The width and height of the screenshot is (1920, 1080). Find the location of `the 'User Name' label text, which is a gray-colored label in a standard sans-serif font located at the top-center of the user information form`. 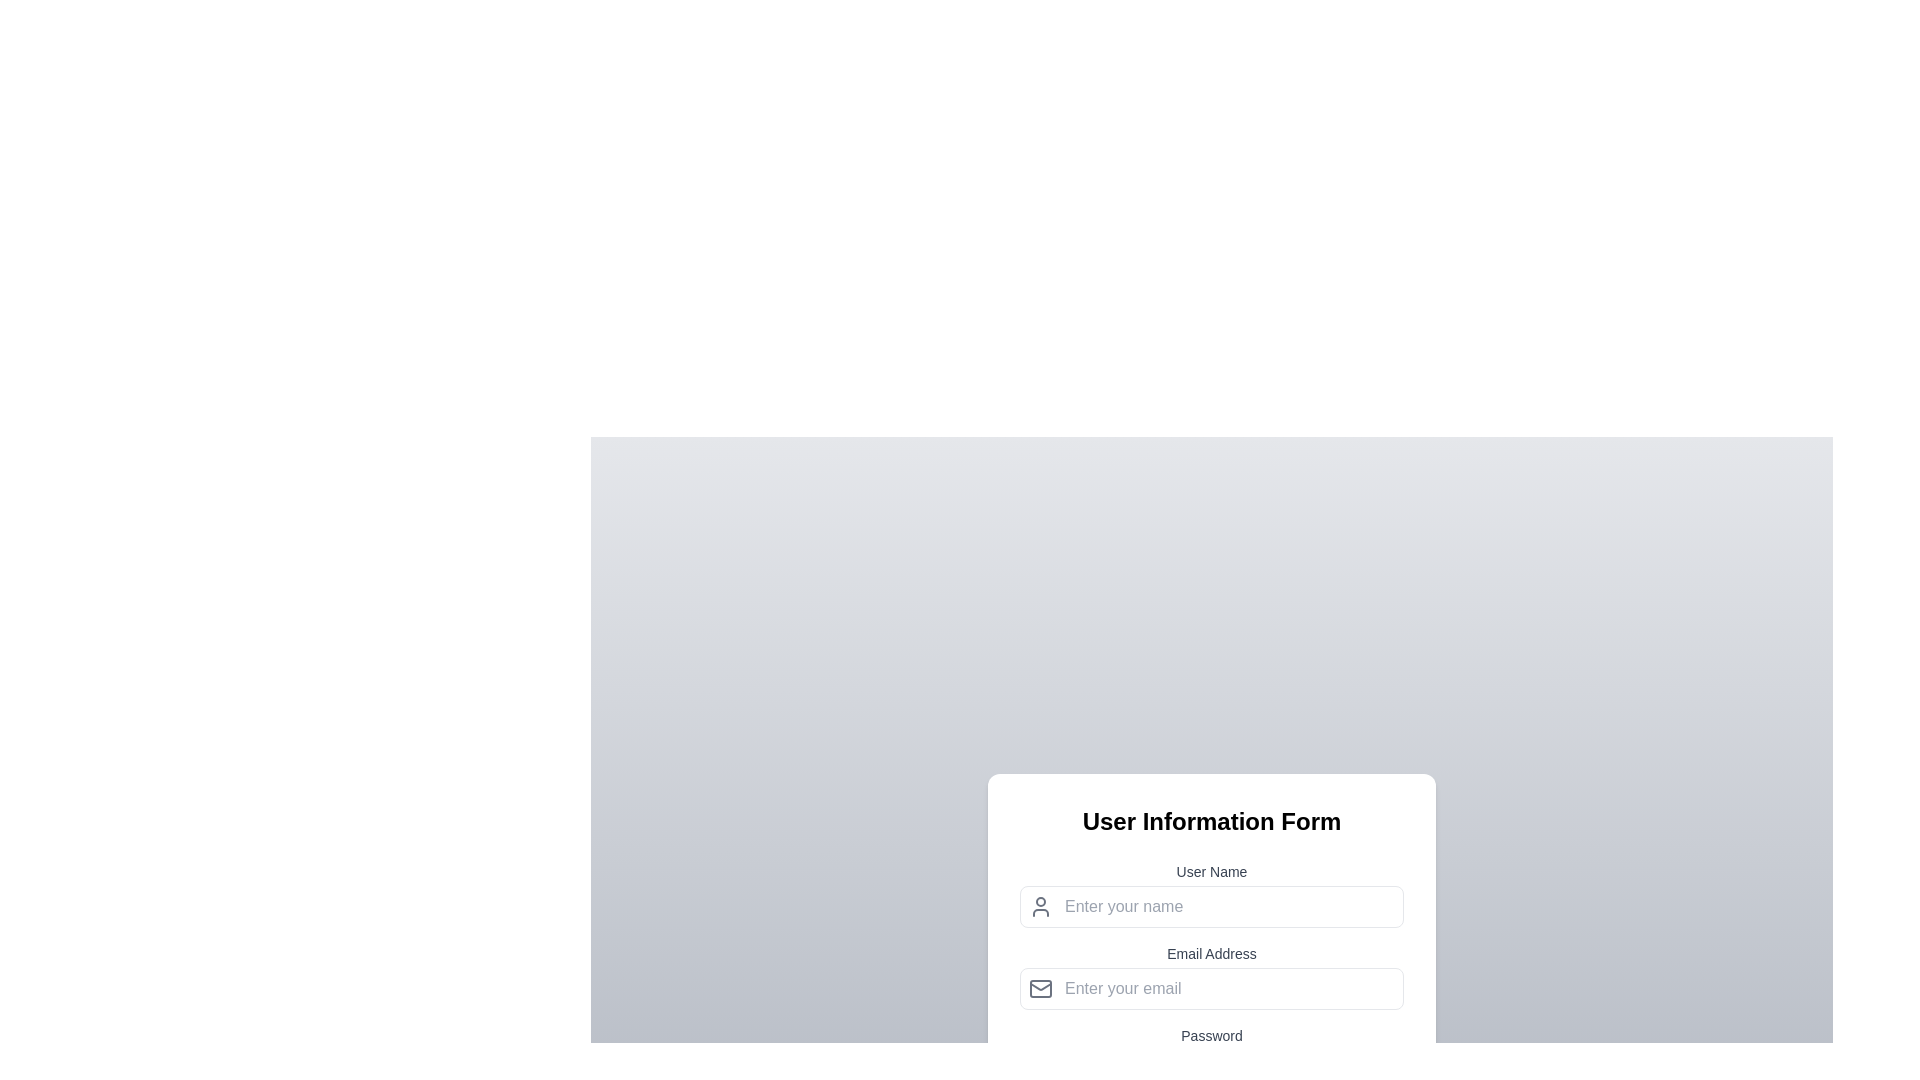

the 'User Name' label text, which is a gray-colored label in a standard sans-serif font located at the top-center of the user information form is located at coordinates (1210, 870).